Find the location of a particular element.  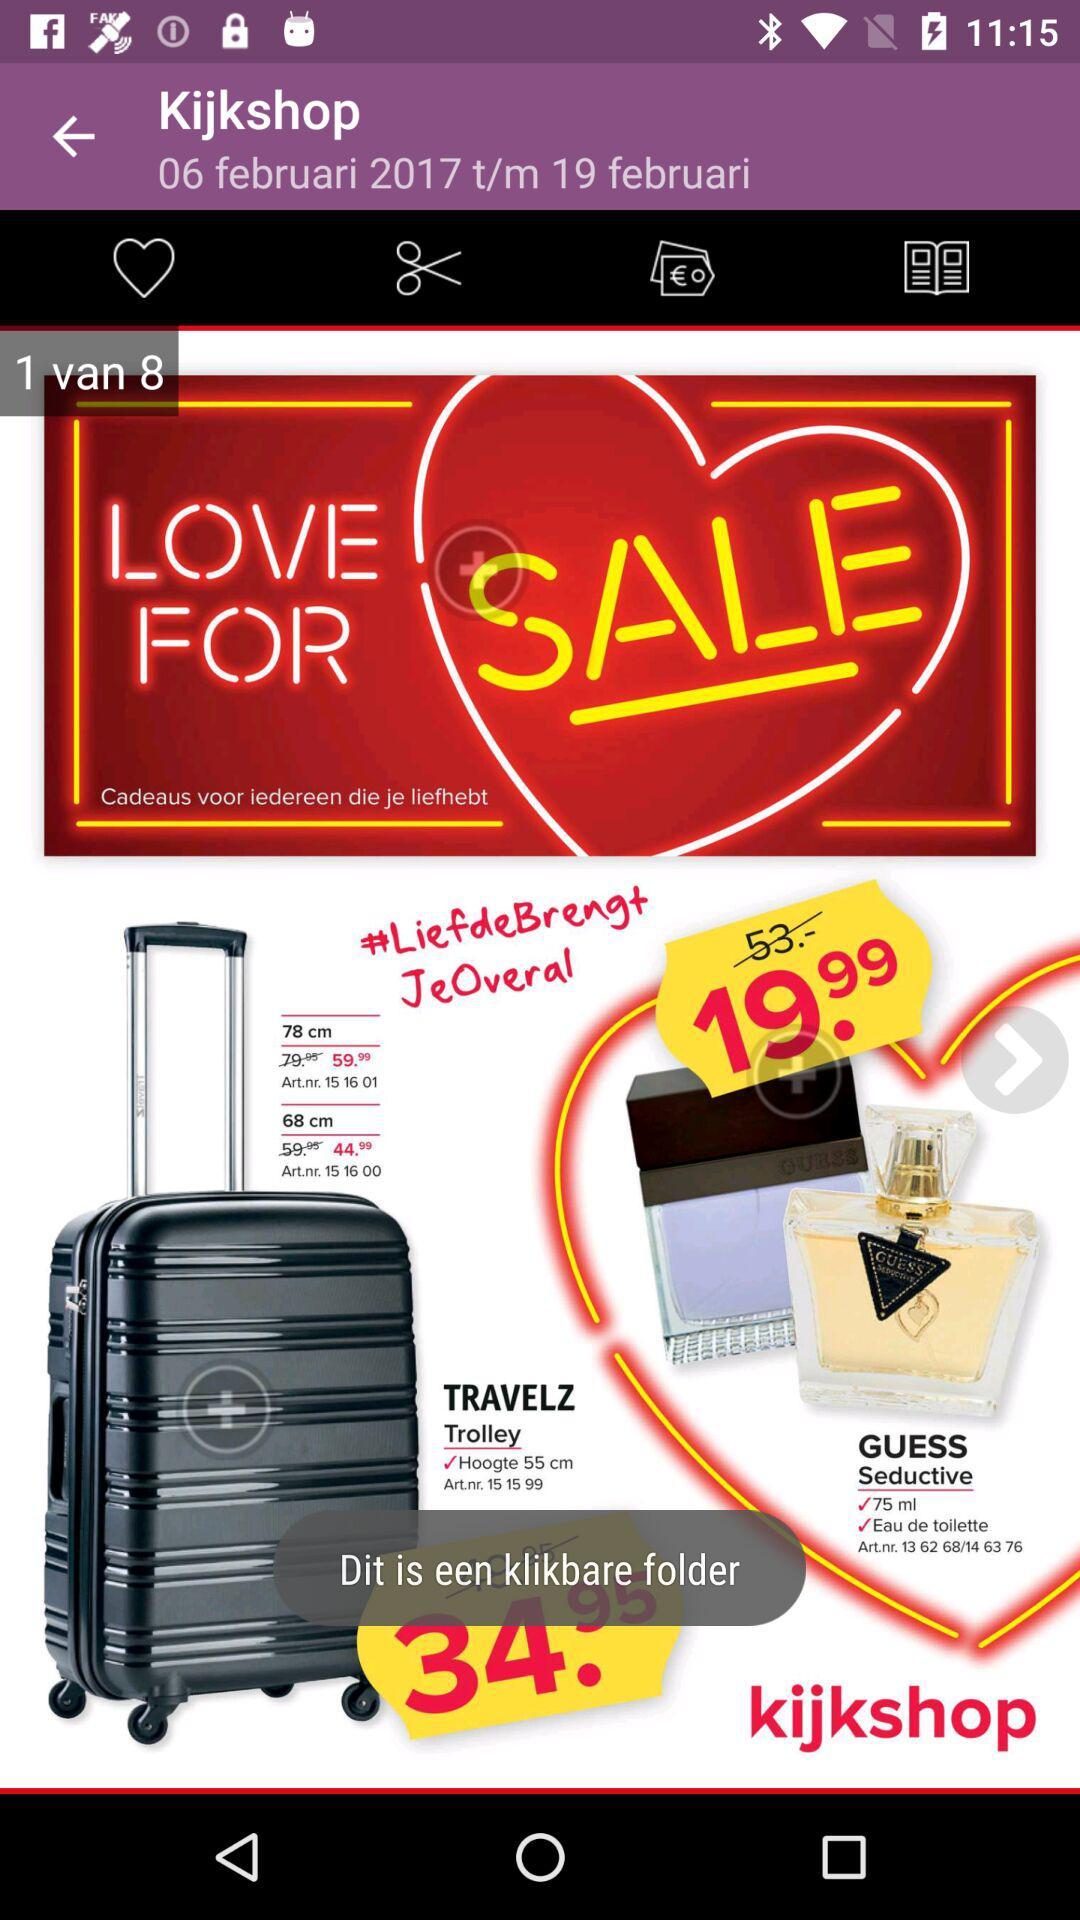

cupons is located at coordinates (681, 266).